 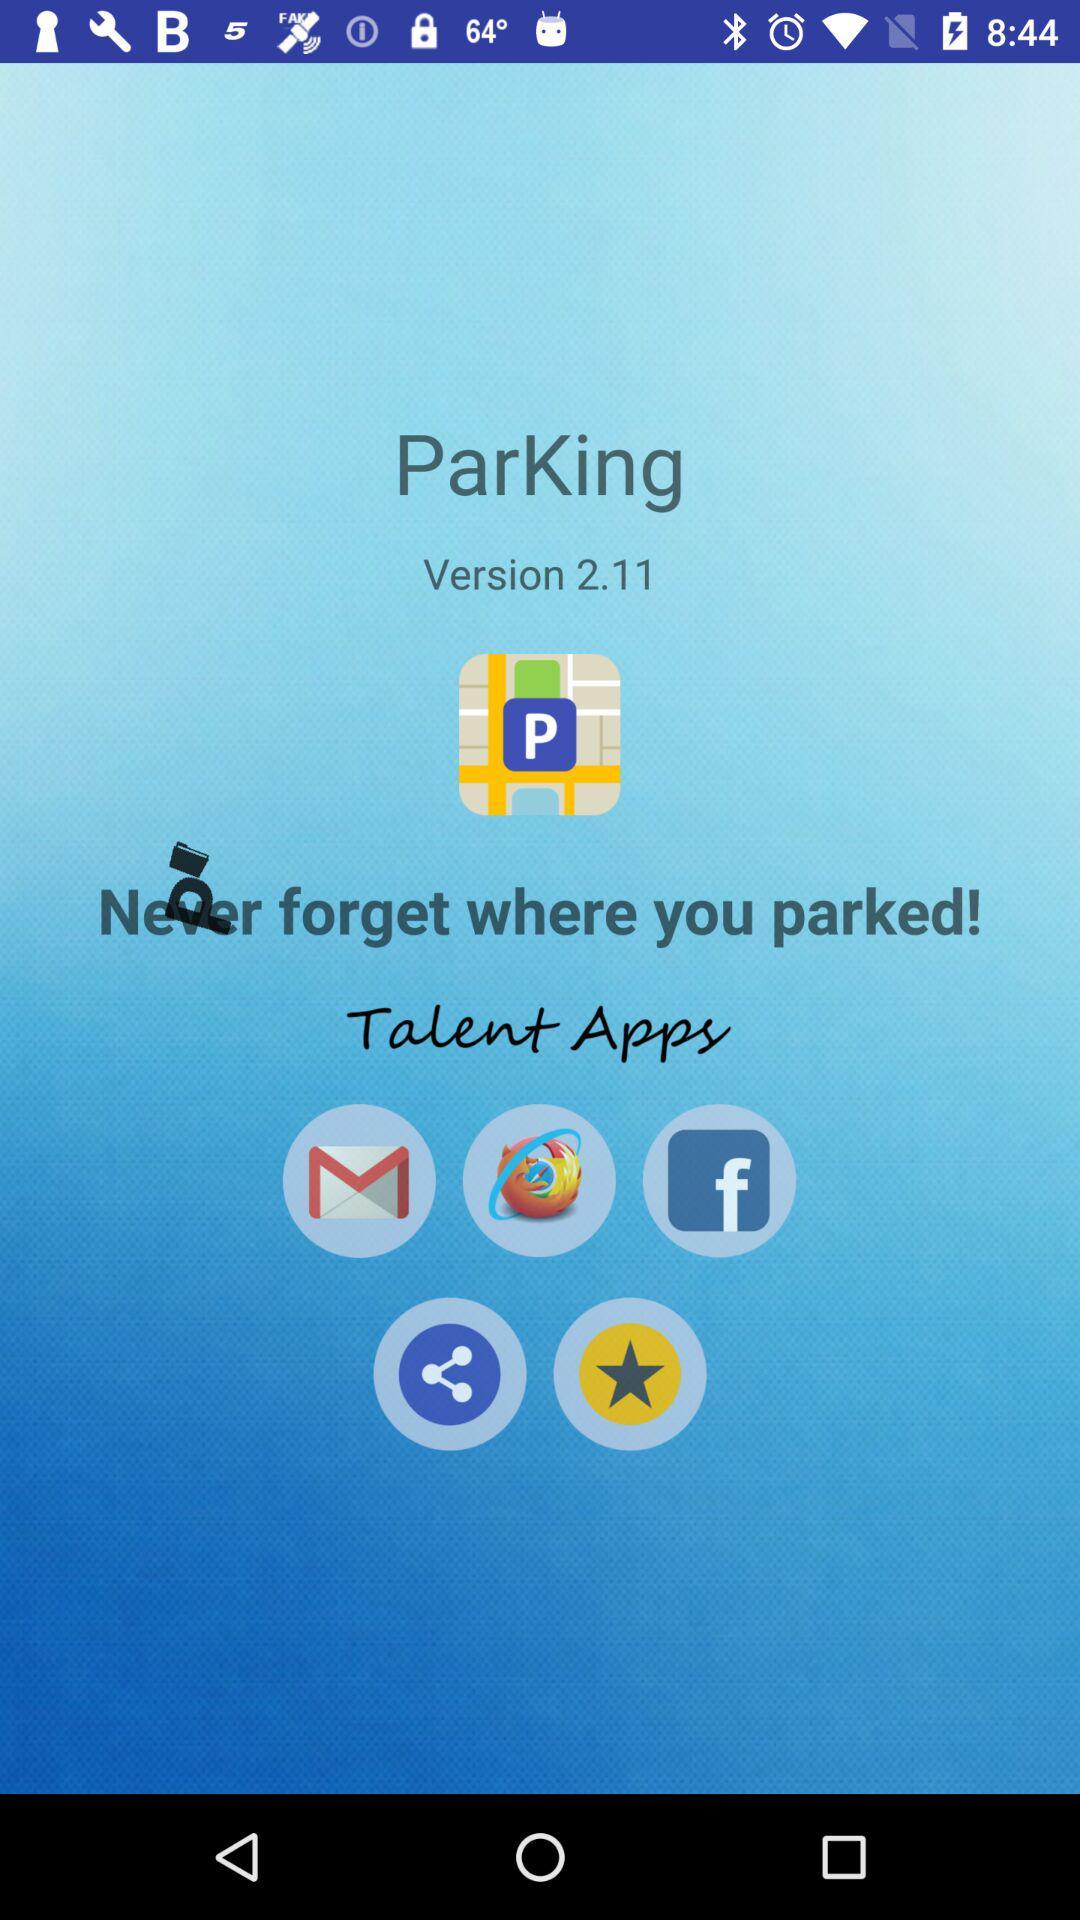 What do you see at coordinates (538, 1180) in the screenshot?
I see `firefox button` at bounding box center [538, 1180].